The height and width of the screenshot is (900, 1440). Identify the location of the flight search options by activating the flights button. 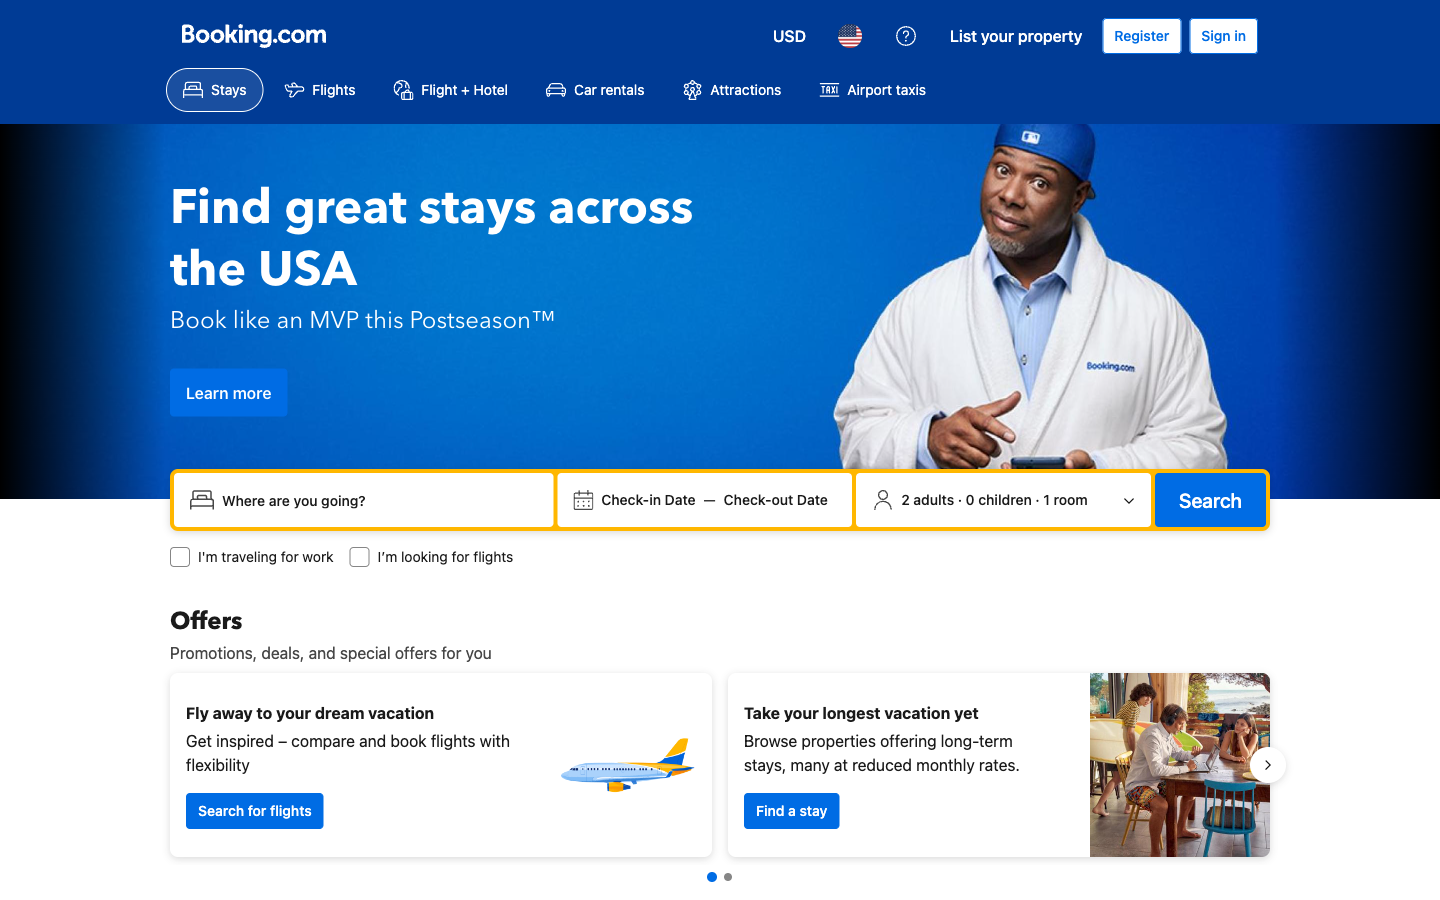
(319, 89).